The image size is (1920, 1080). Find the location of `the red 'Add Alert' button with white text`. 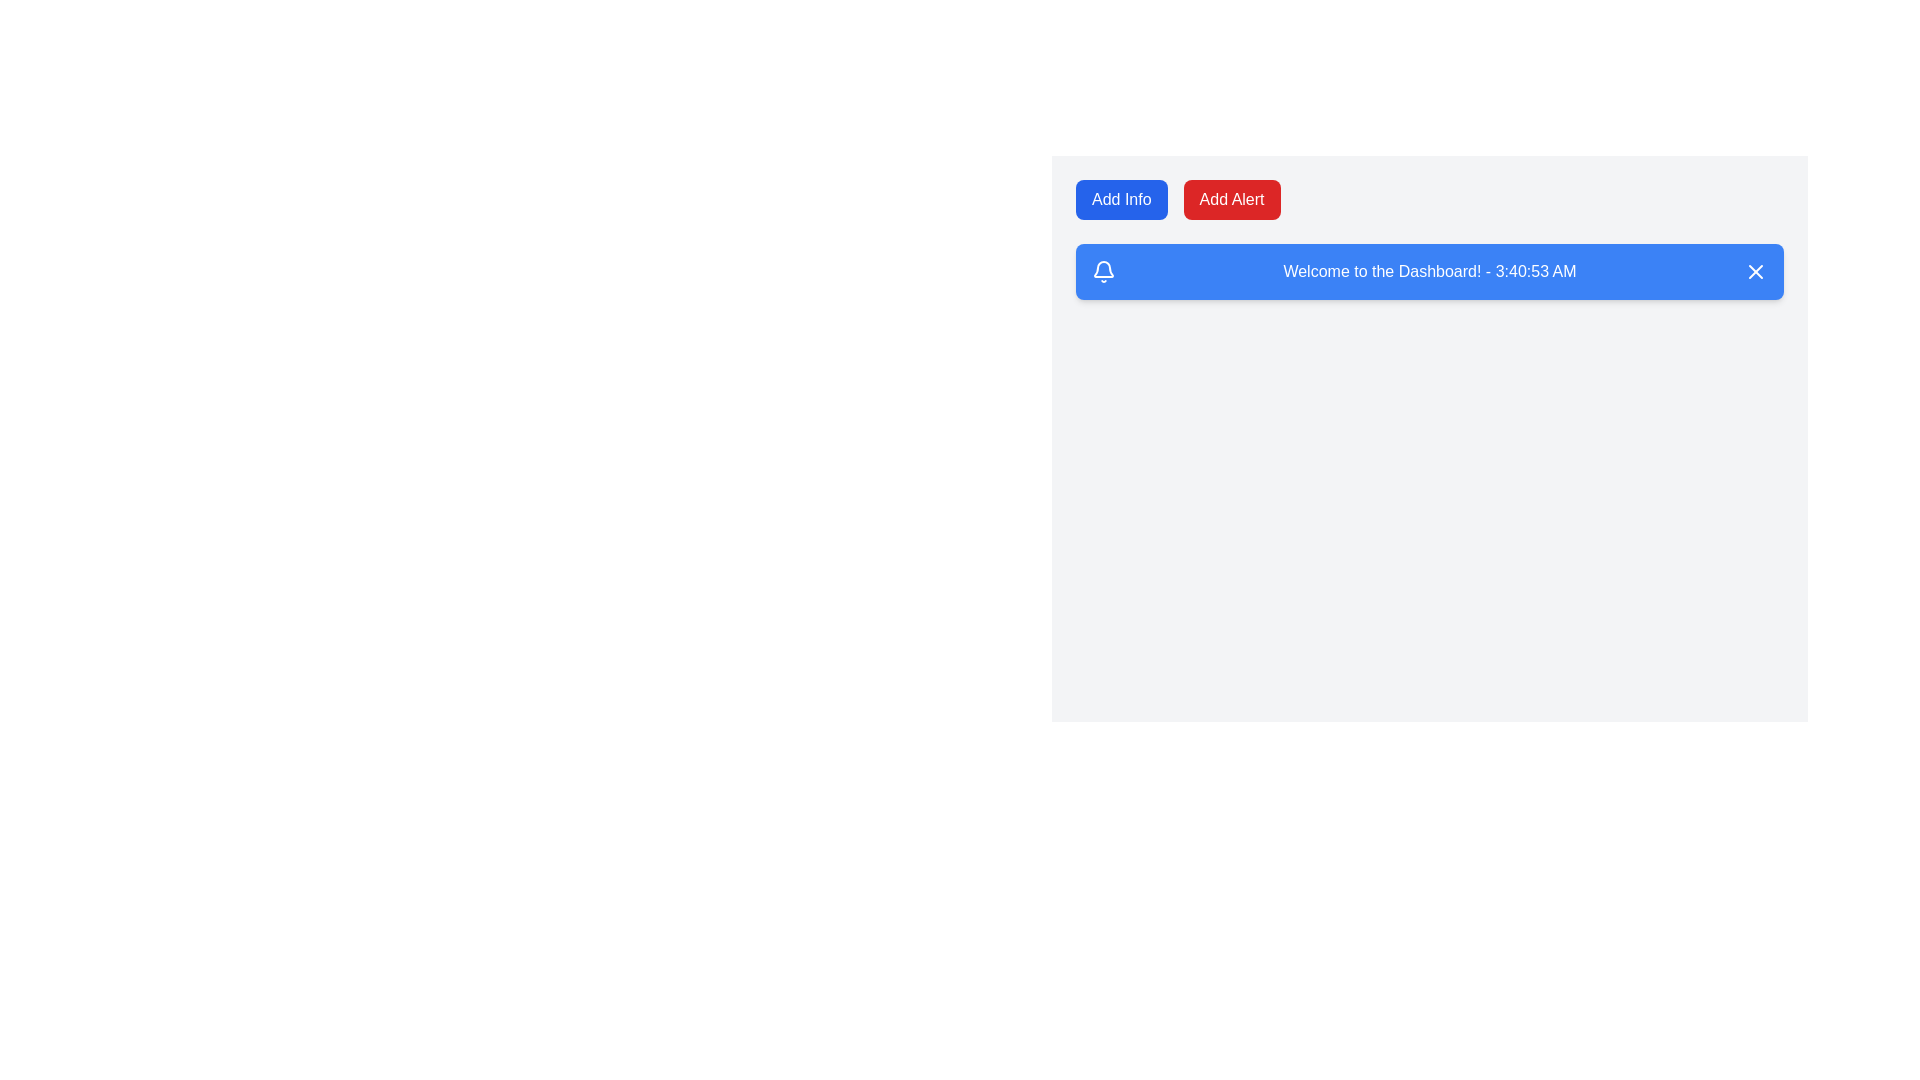

the red 'Add Alert' button with white text is located at coordinates (1231, 200).